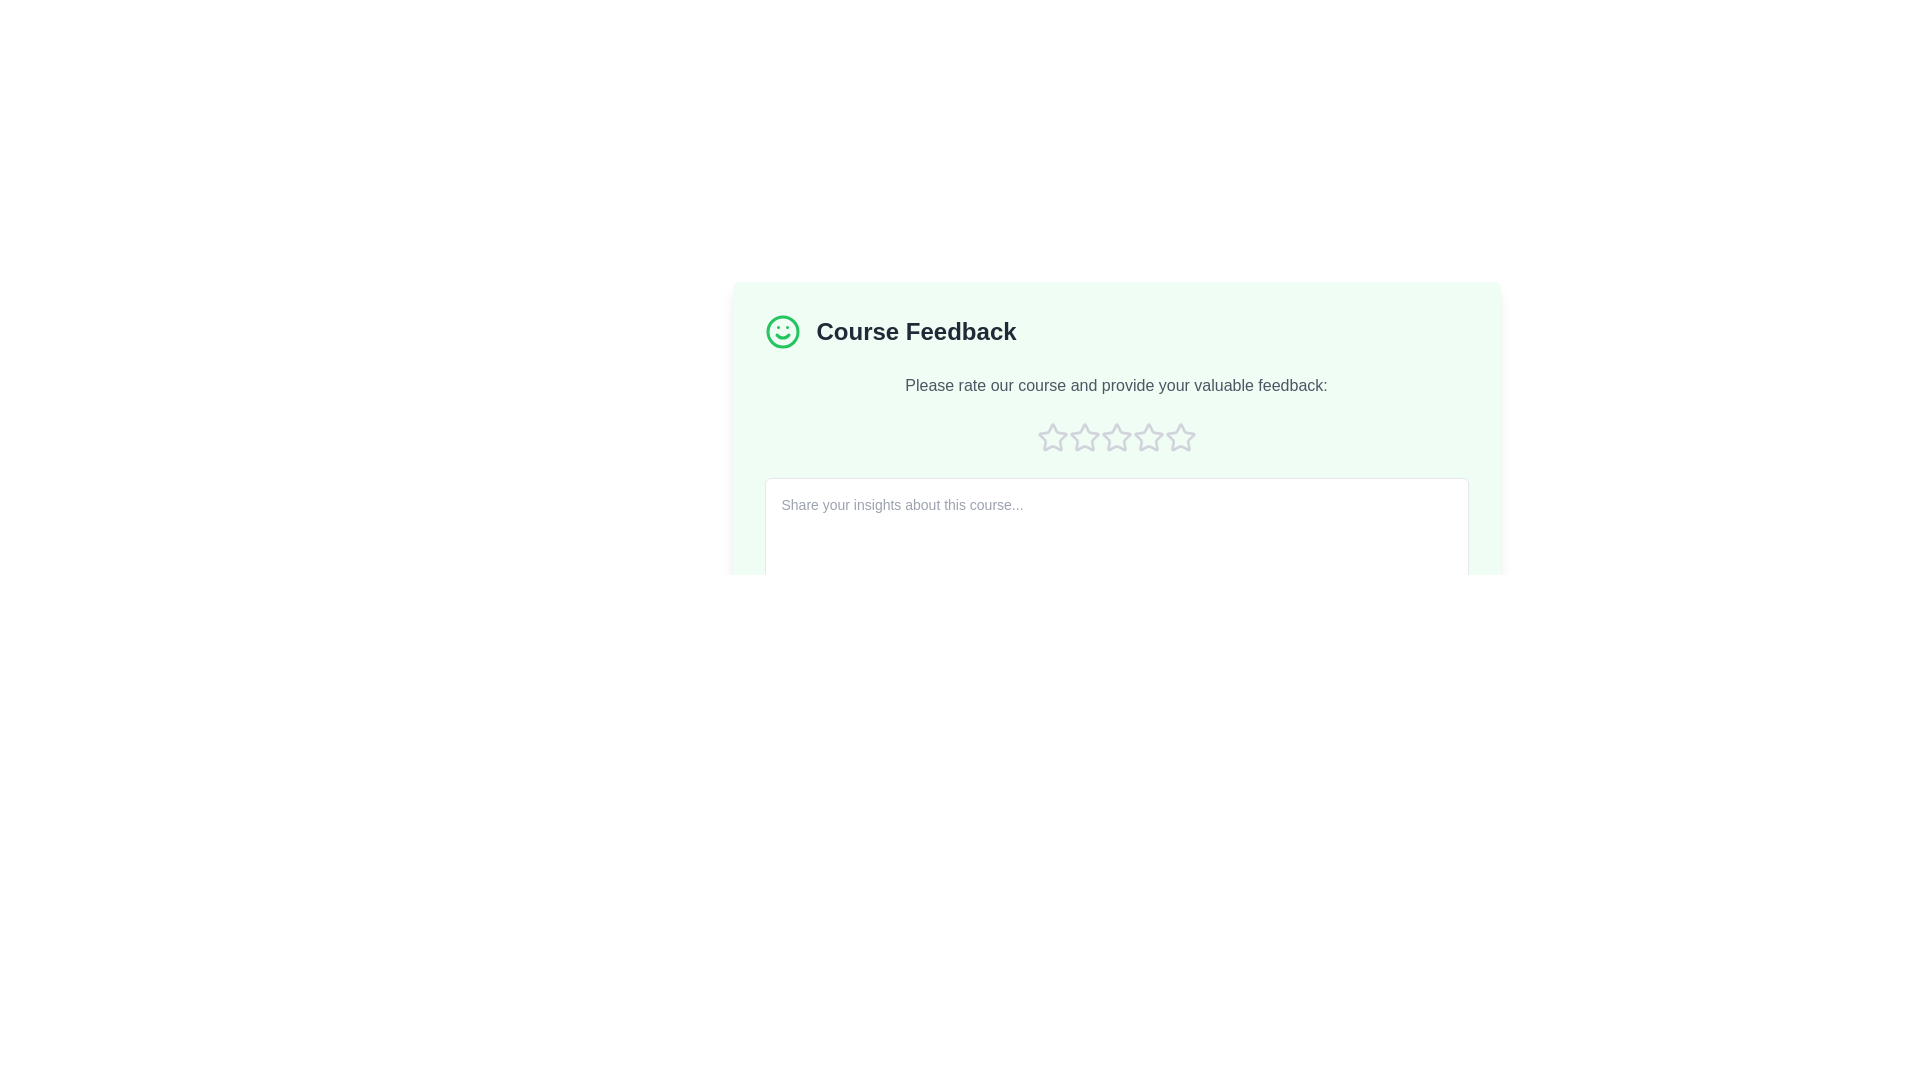 Image resolution: width=1920 pixels, height=1080 pixels. What do you see at coordinates (1180, 436) in the screenshot?
I see `the fifth star-shaped rating icon, outlined in light gray` at bounding box center [1180, 436].